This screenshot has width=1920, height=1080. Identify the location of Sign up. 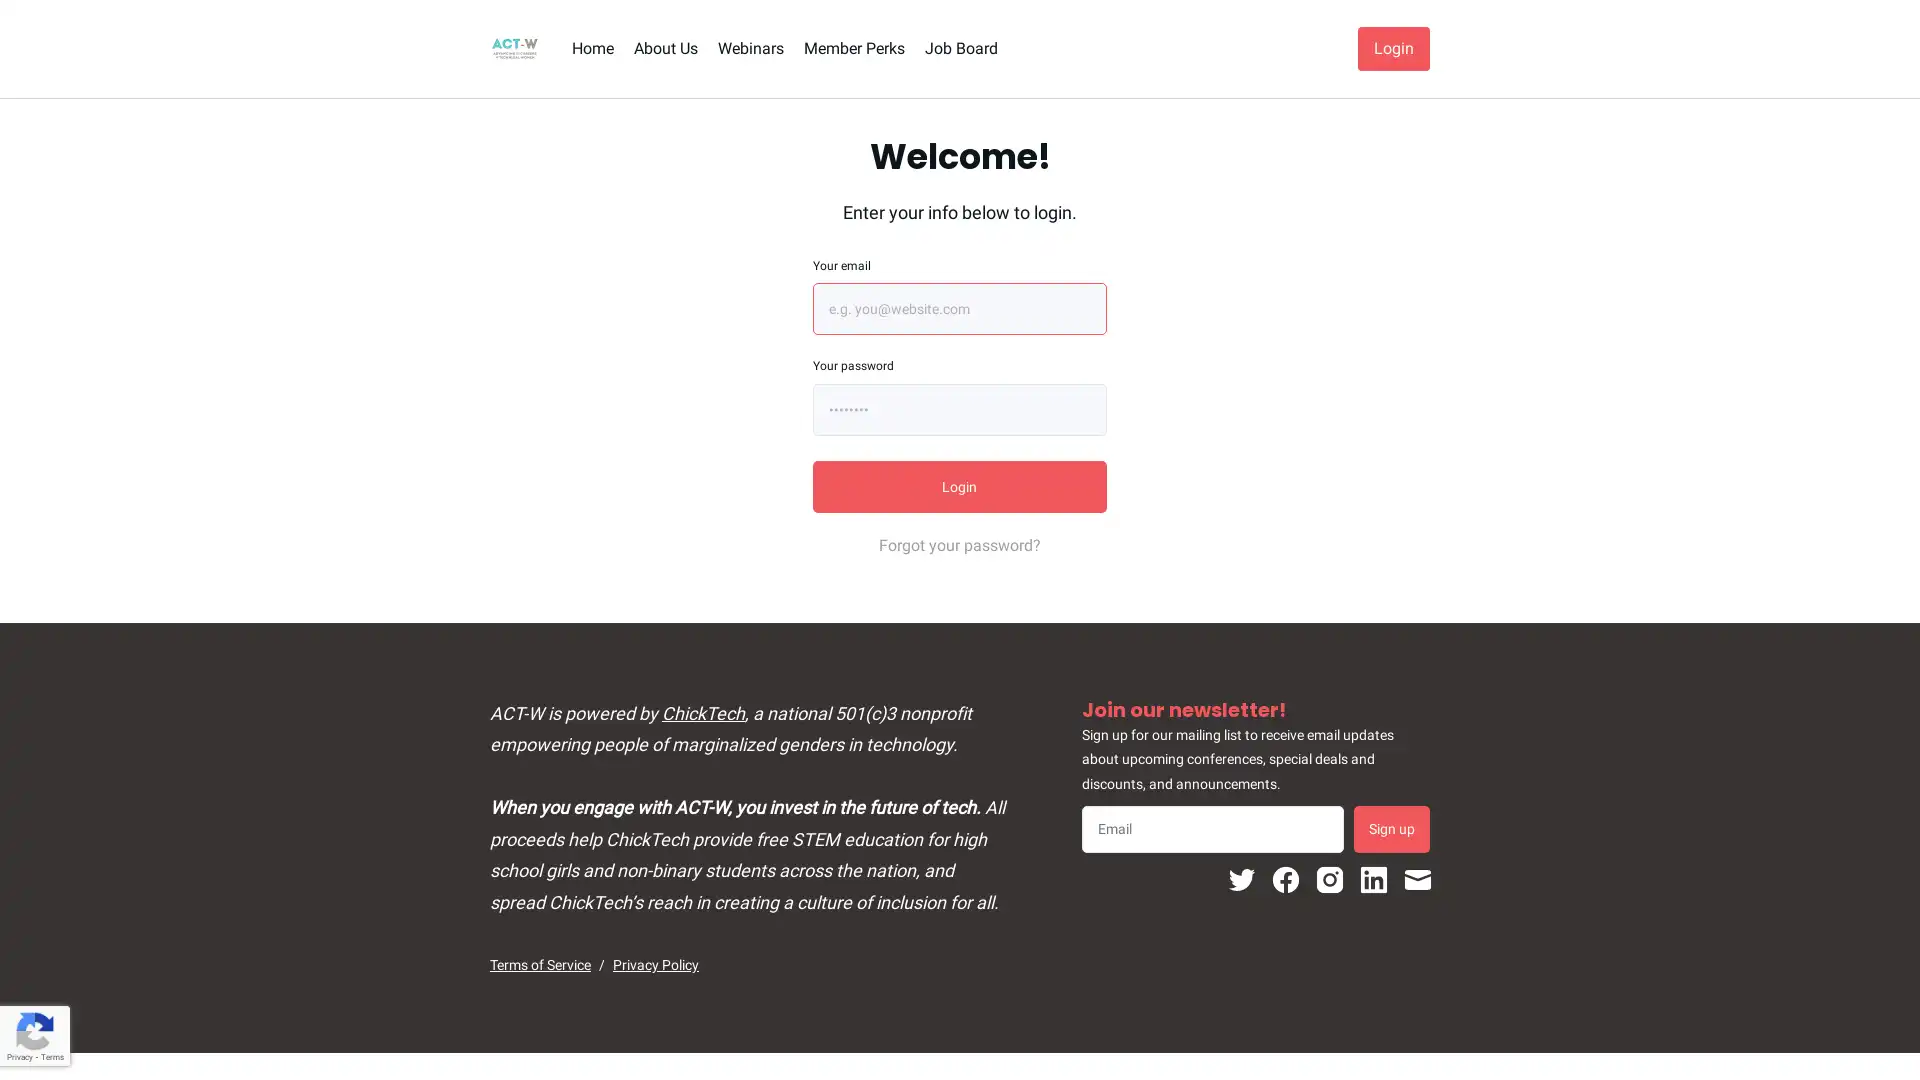
(1391, 829).